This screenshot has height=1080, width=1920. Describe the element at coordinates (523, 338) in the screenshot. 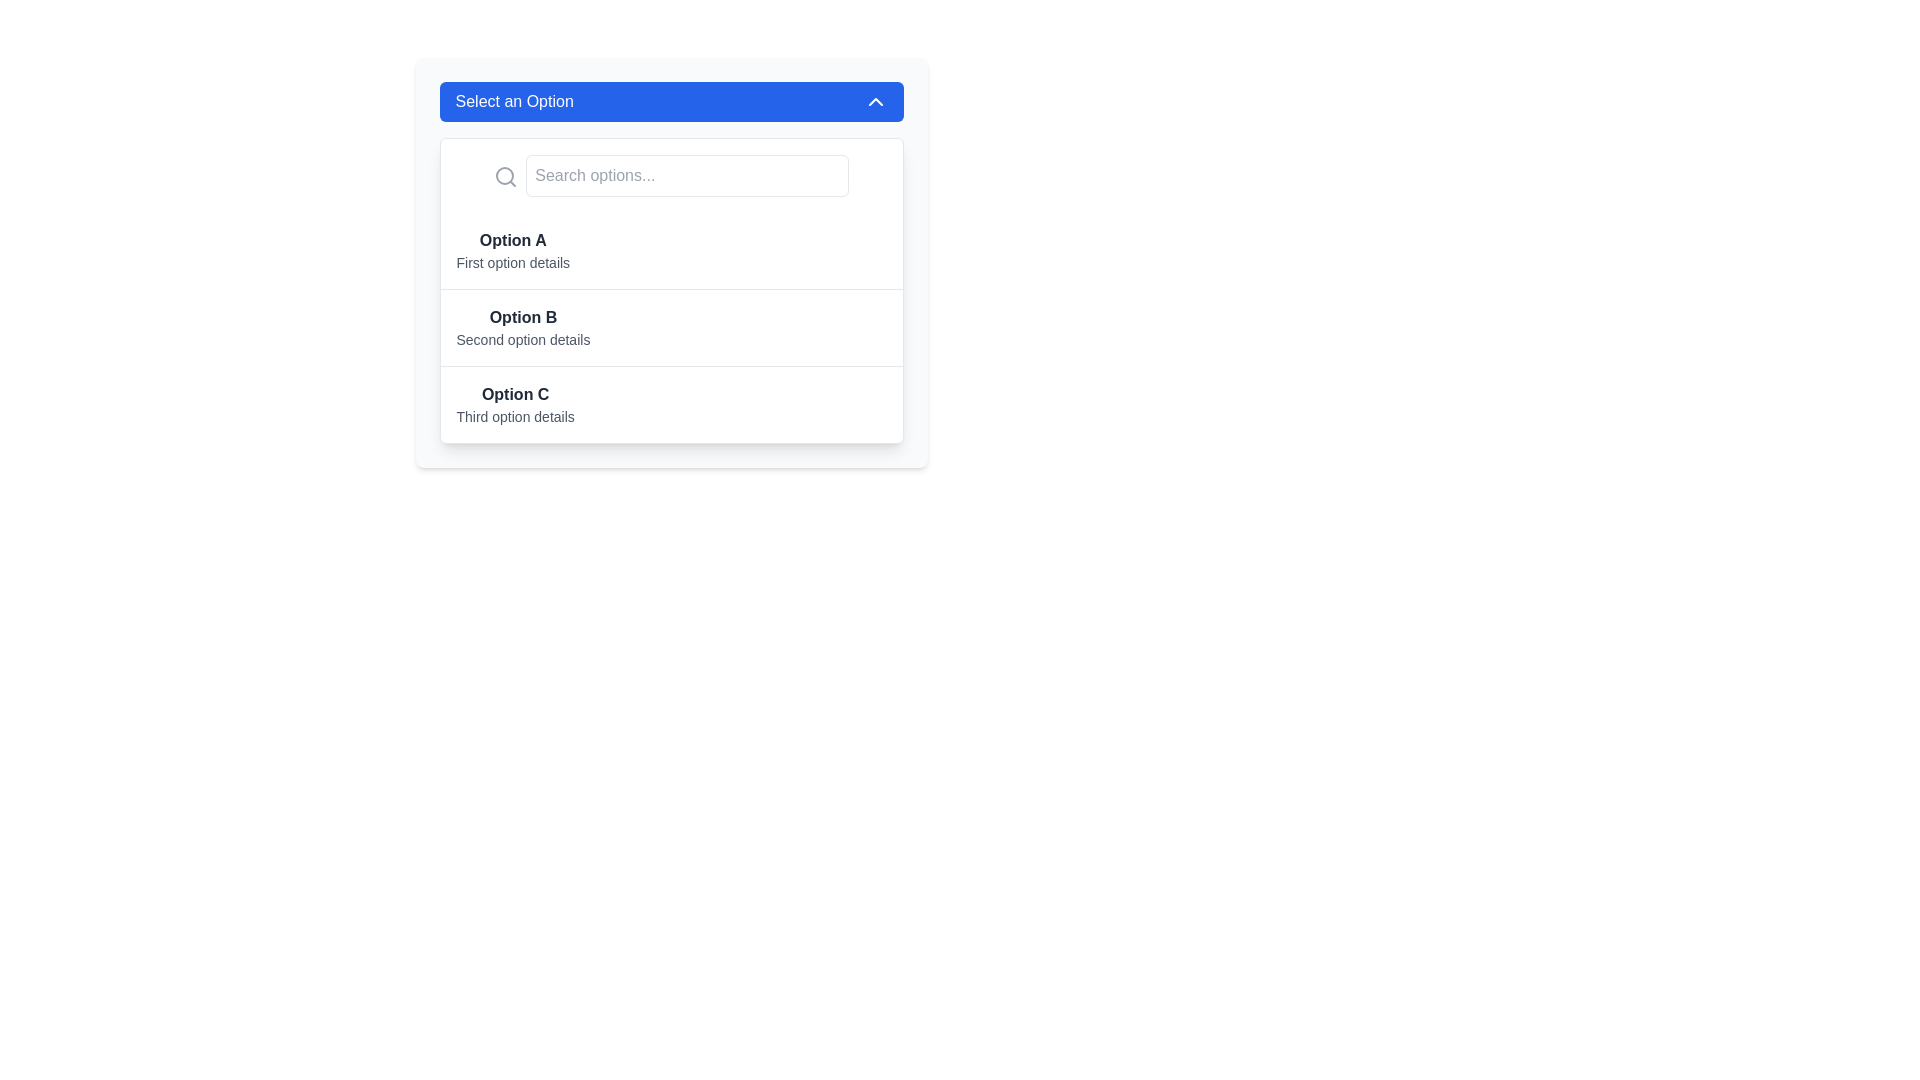

I see `text label that says 'Second option details', which is styled in a smaller gray font and positioned below the title 'Option B' in the dropdown list` at that location.